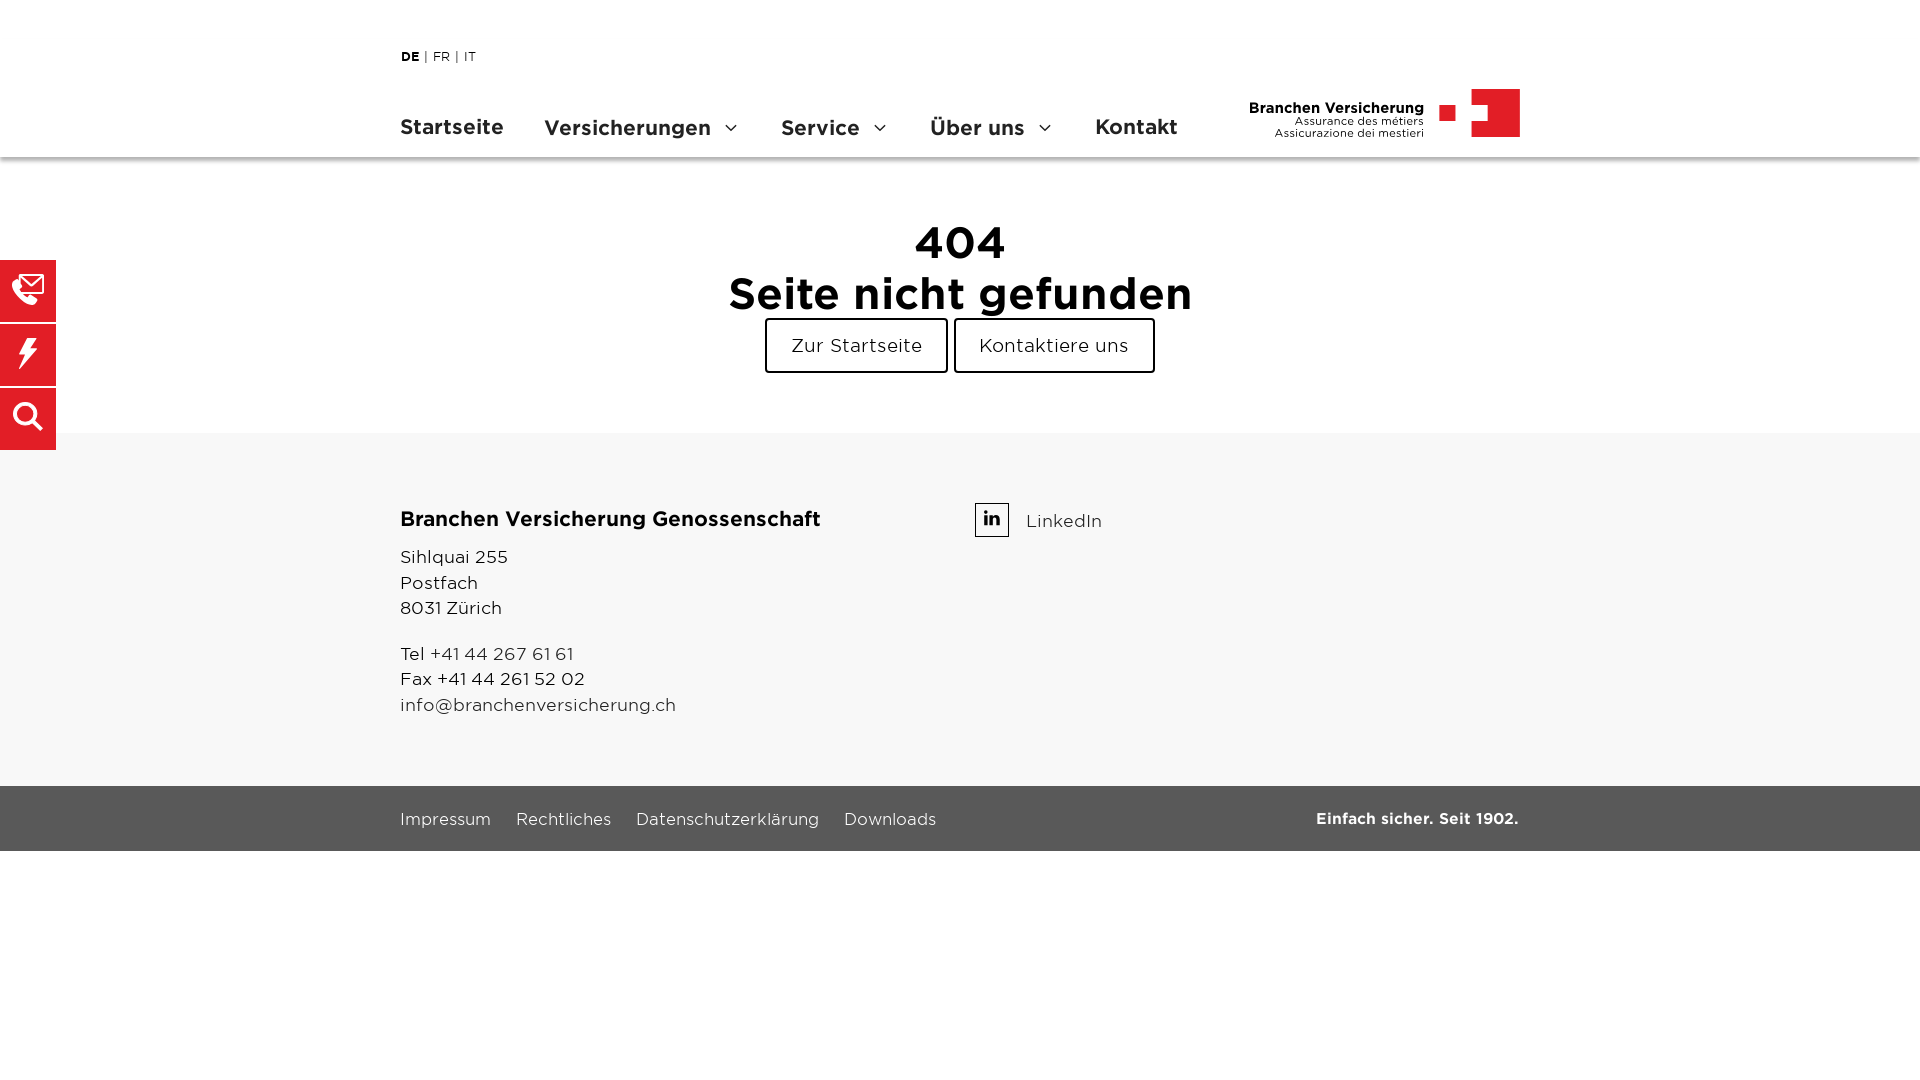 This screenshot has height=1080, width=1920. Describe the element at coordinates (474, 55) in the screenshot. I see `'IT'` at that location.